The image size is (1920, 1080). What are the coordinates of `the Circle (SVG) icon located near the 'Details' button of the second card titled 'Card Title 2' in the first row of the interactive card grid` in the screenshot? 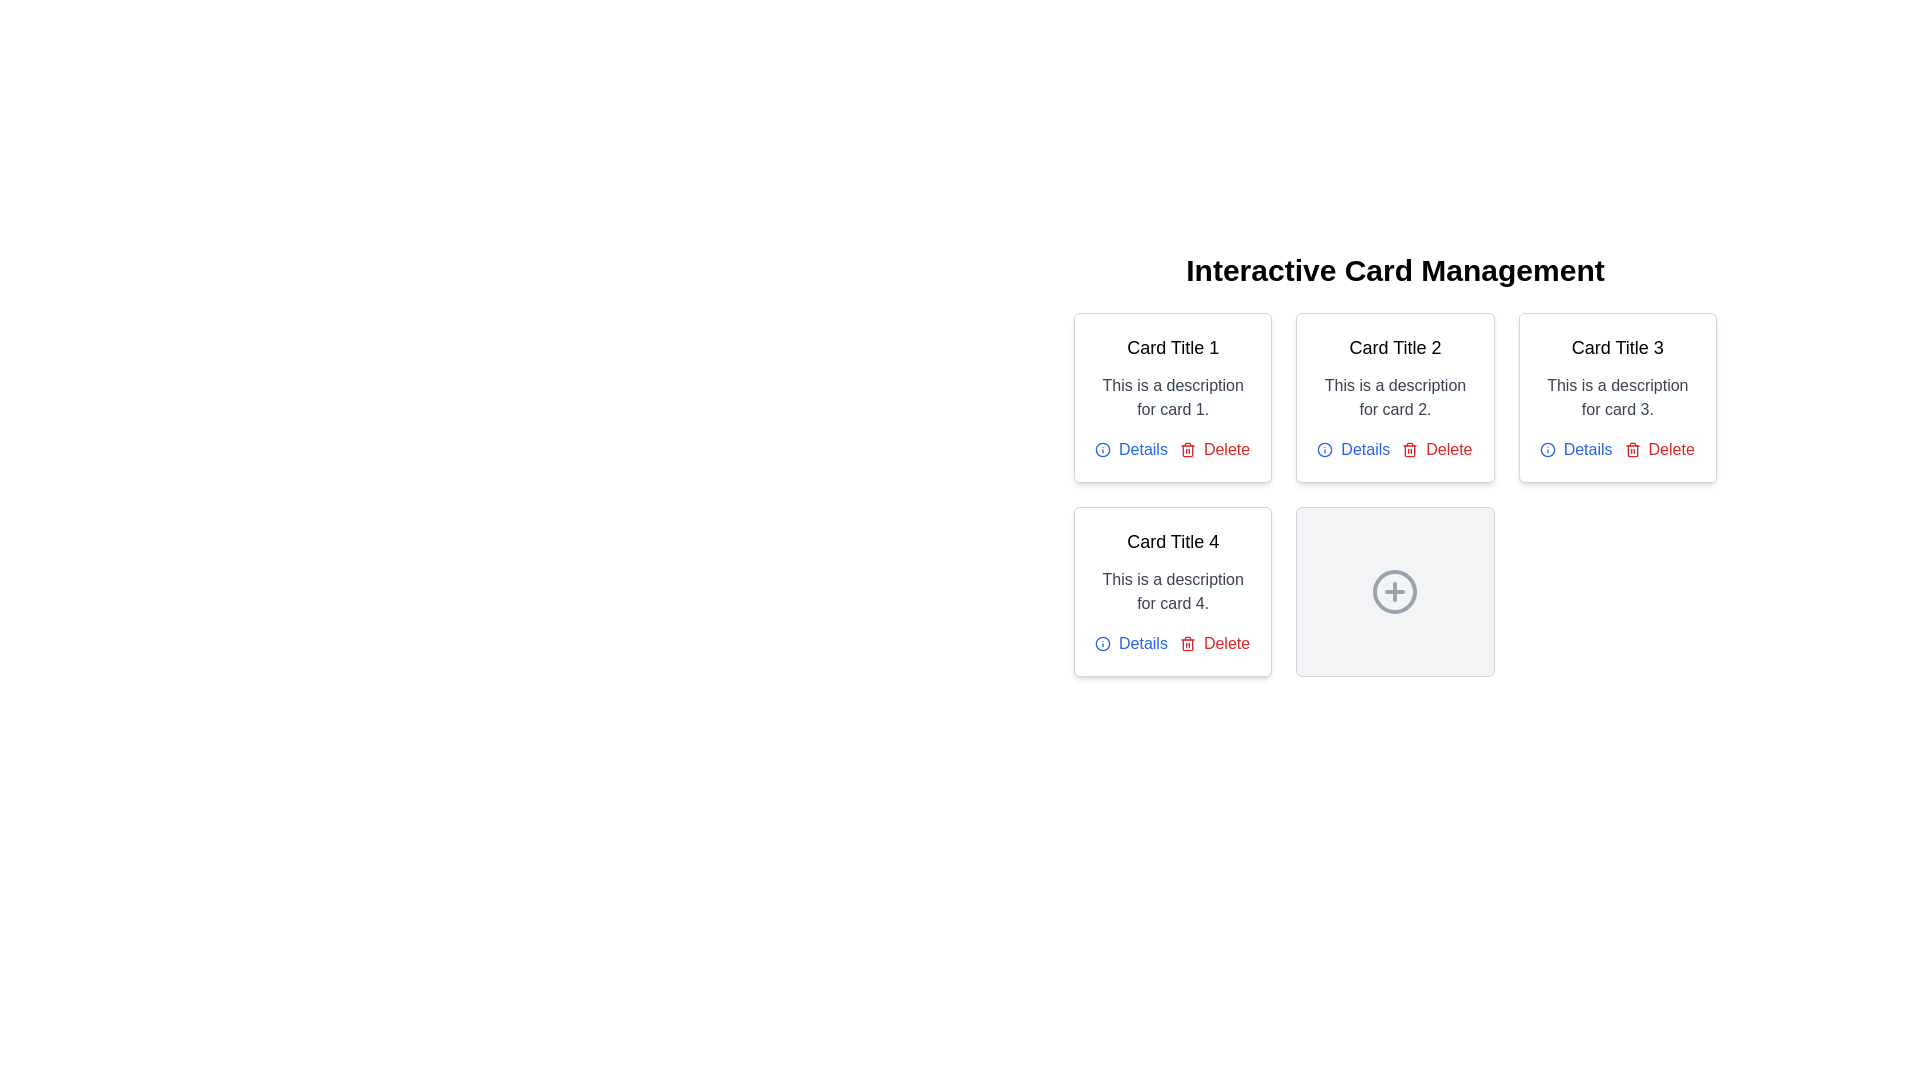 It's located at (1325, 450).